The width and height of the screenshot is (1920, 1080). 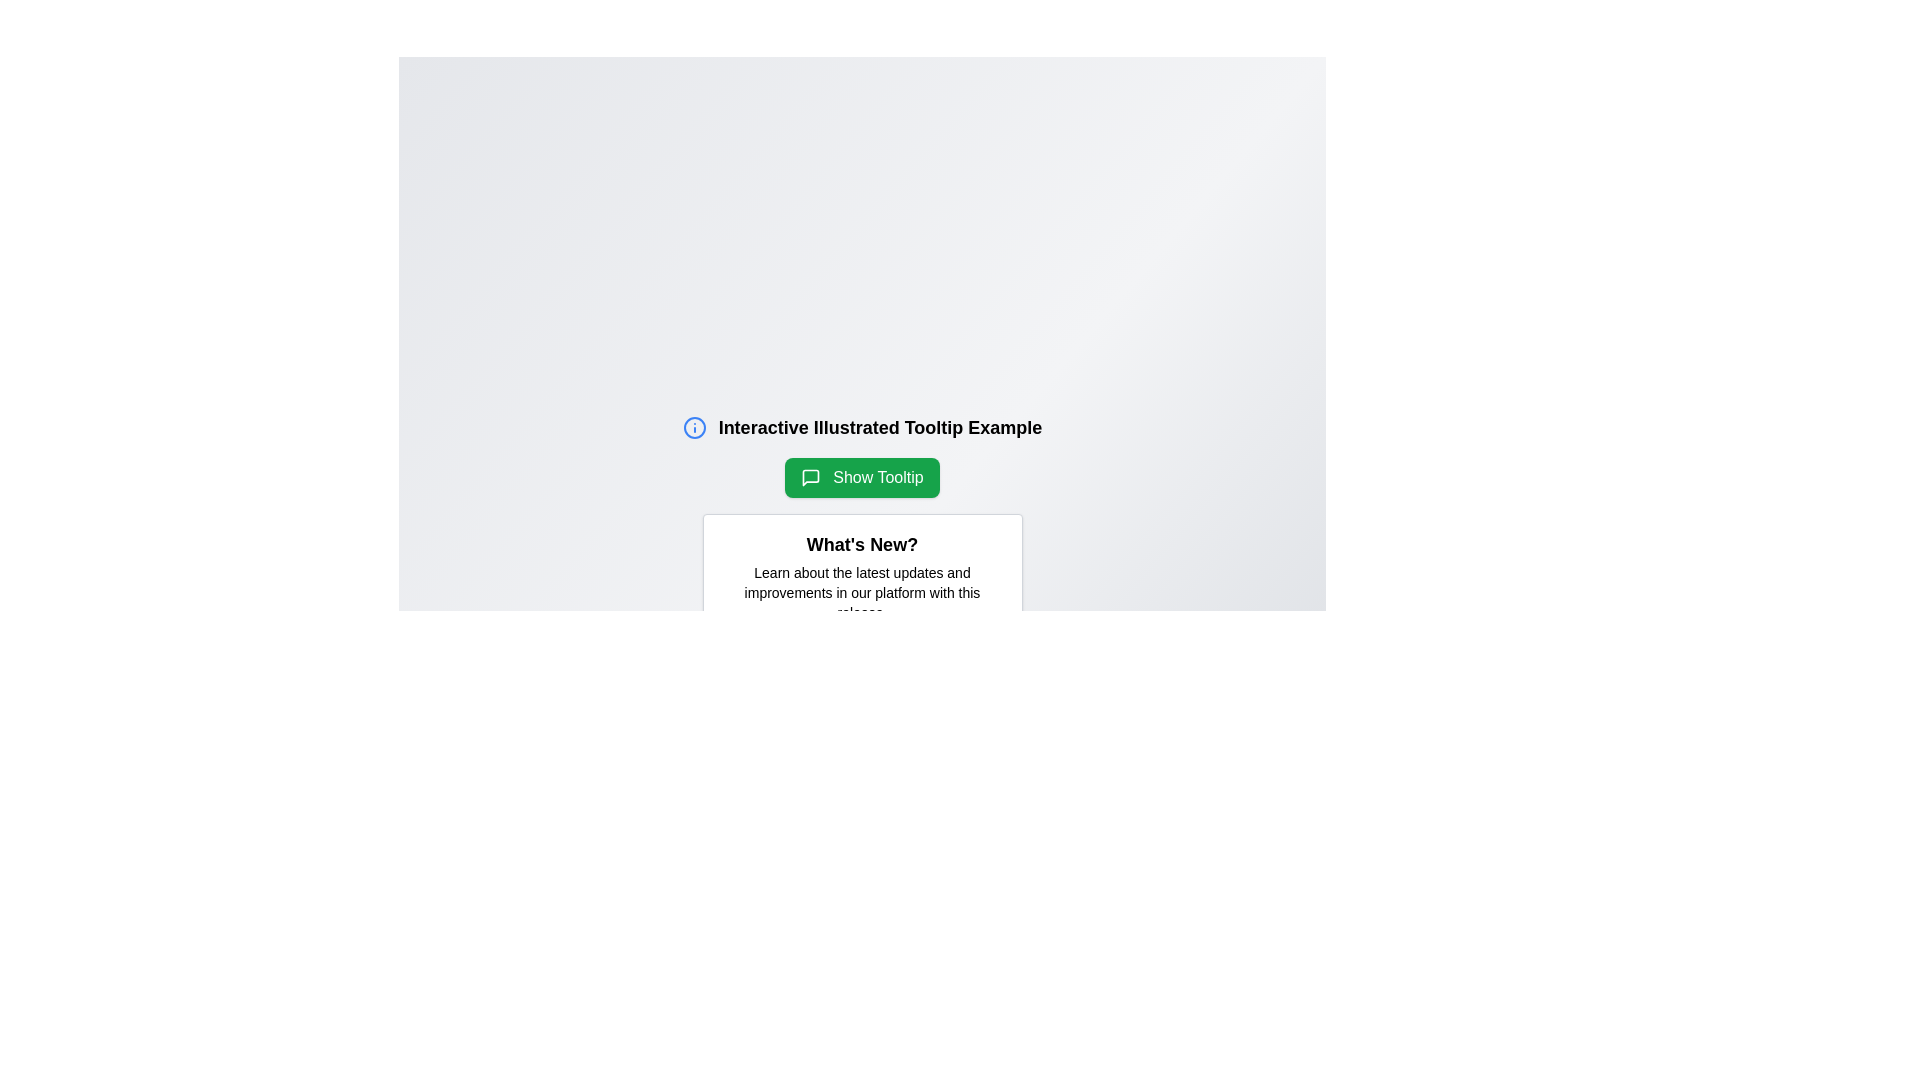 I want to click on the heading text element that introduces the interactive tooltip example, located above the 'Show Tooltip' button, so click(x=862, y=427).